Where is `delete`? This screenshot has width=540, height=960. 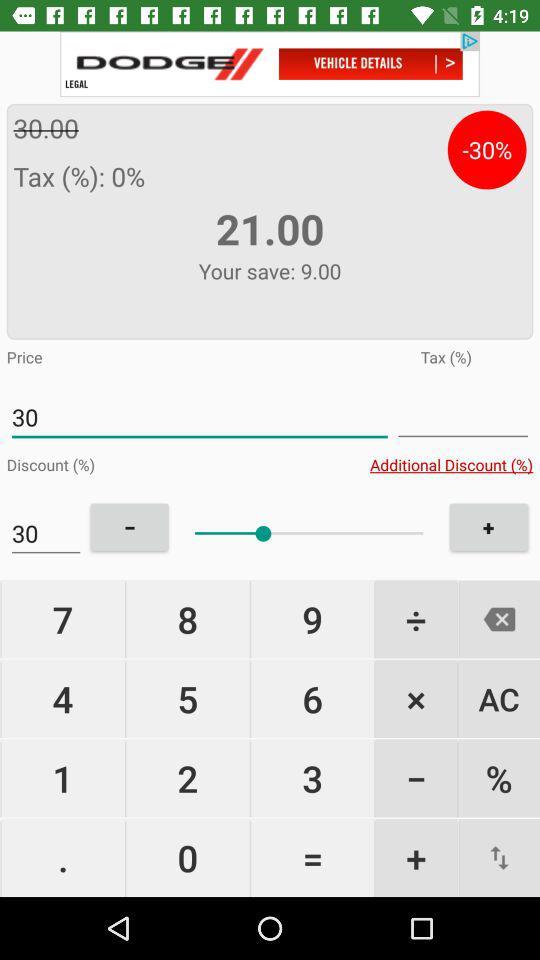
delete is located at coordinates (498, 618).